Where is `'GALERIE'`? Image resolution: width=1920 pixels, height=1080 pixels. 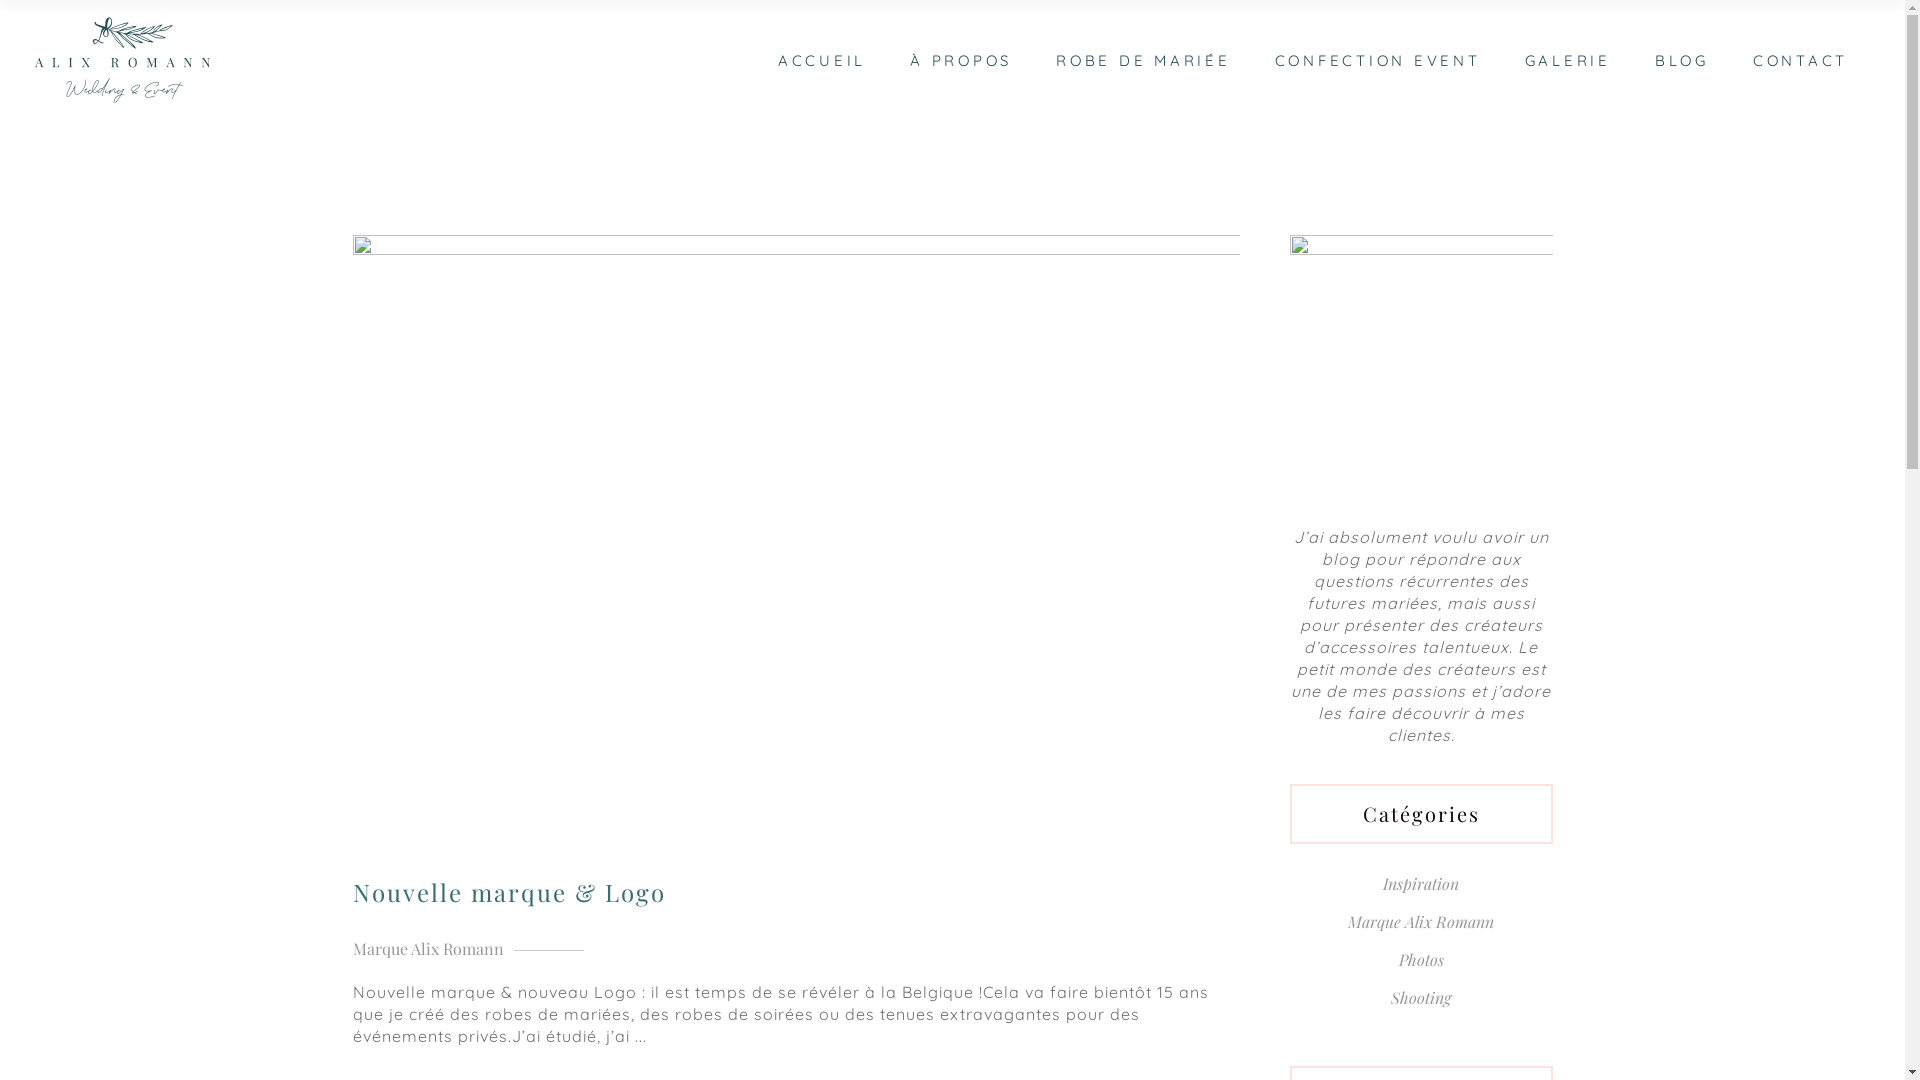
'GALERIE' is located at coordinates (1565, 59).